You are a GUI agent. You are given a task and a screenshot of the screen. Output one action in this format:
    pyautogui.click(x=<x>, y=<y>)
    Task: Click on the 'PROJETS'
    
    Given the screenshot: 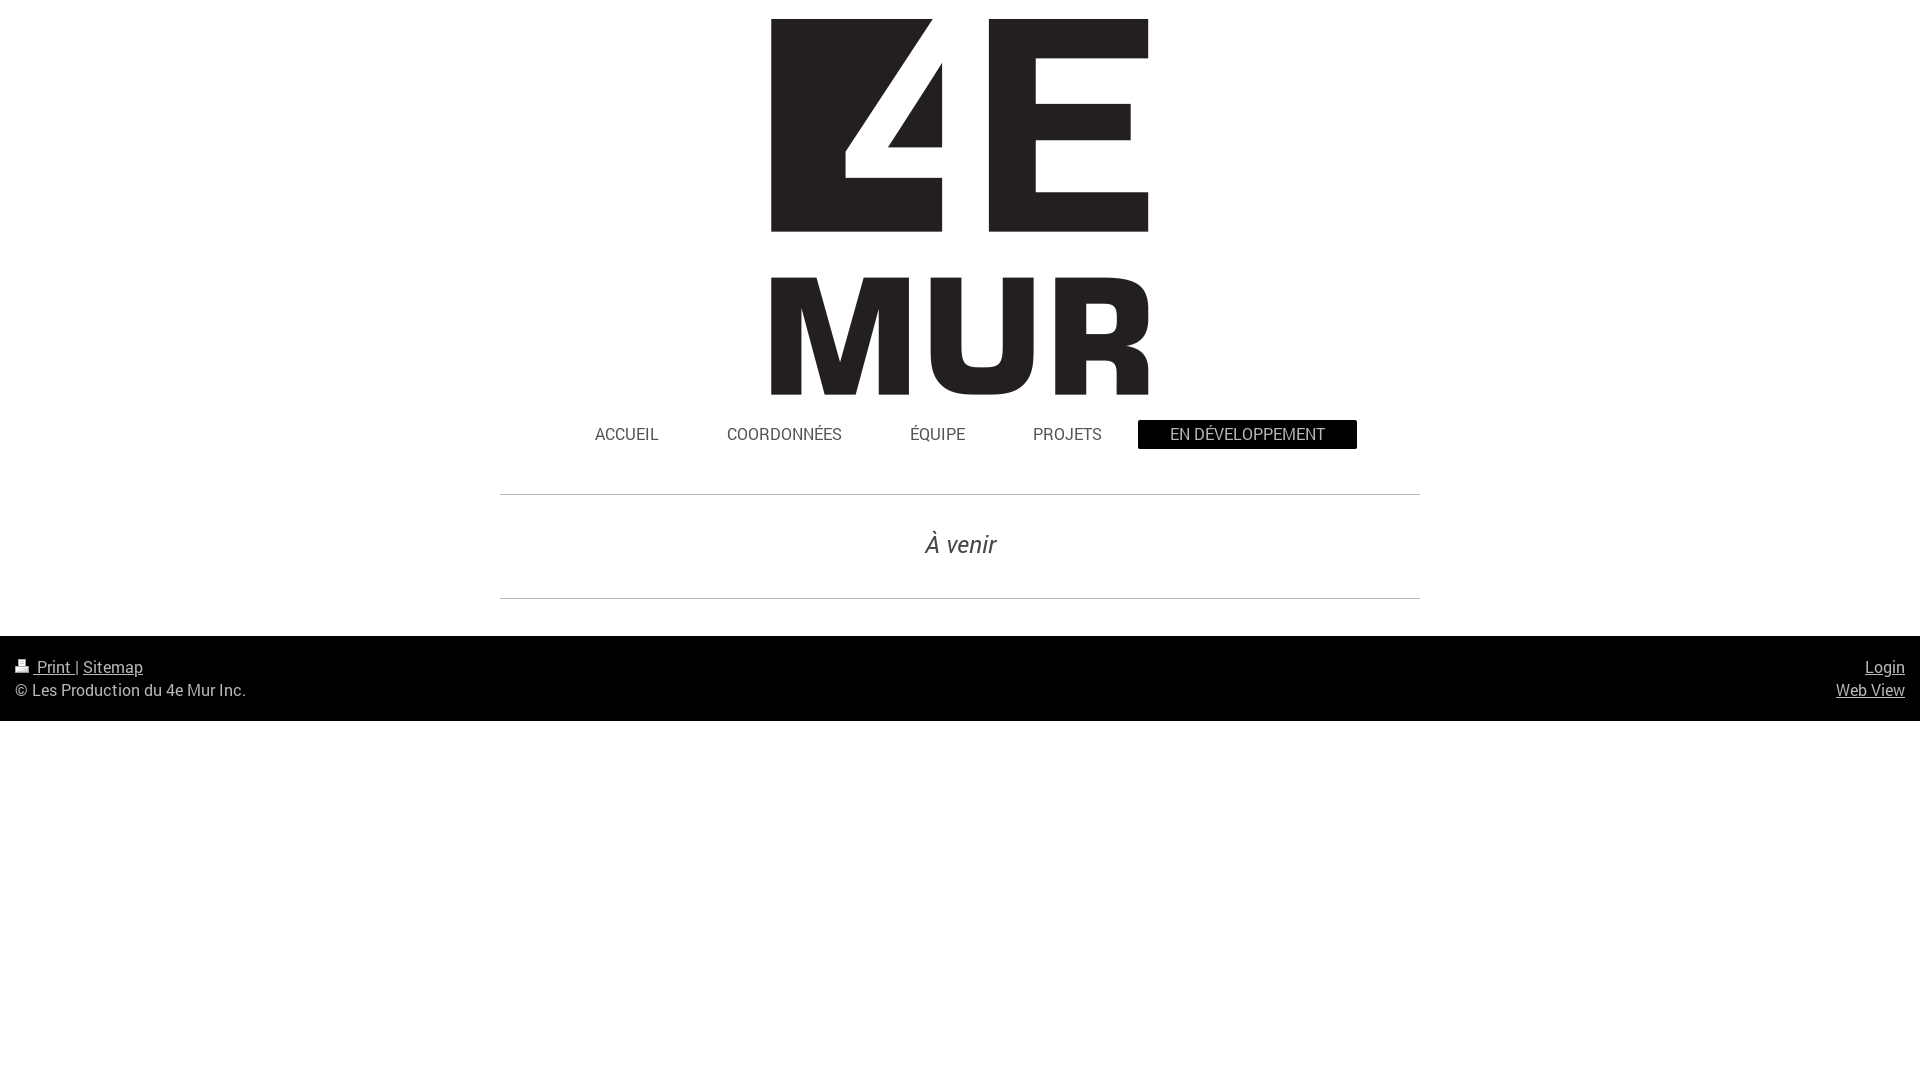 What is the action you would take?
    pyautogui.click(x=1066, y=433)
    